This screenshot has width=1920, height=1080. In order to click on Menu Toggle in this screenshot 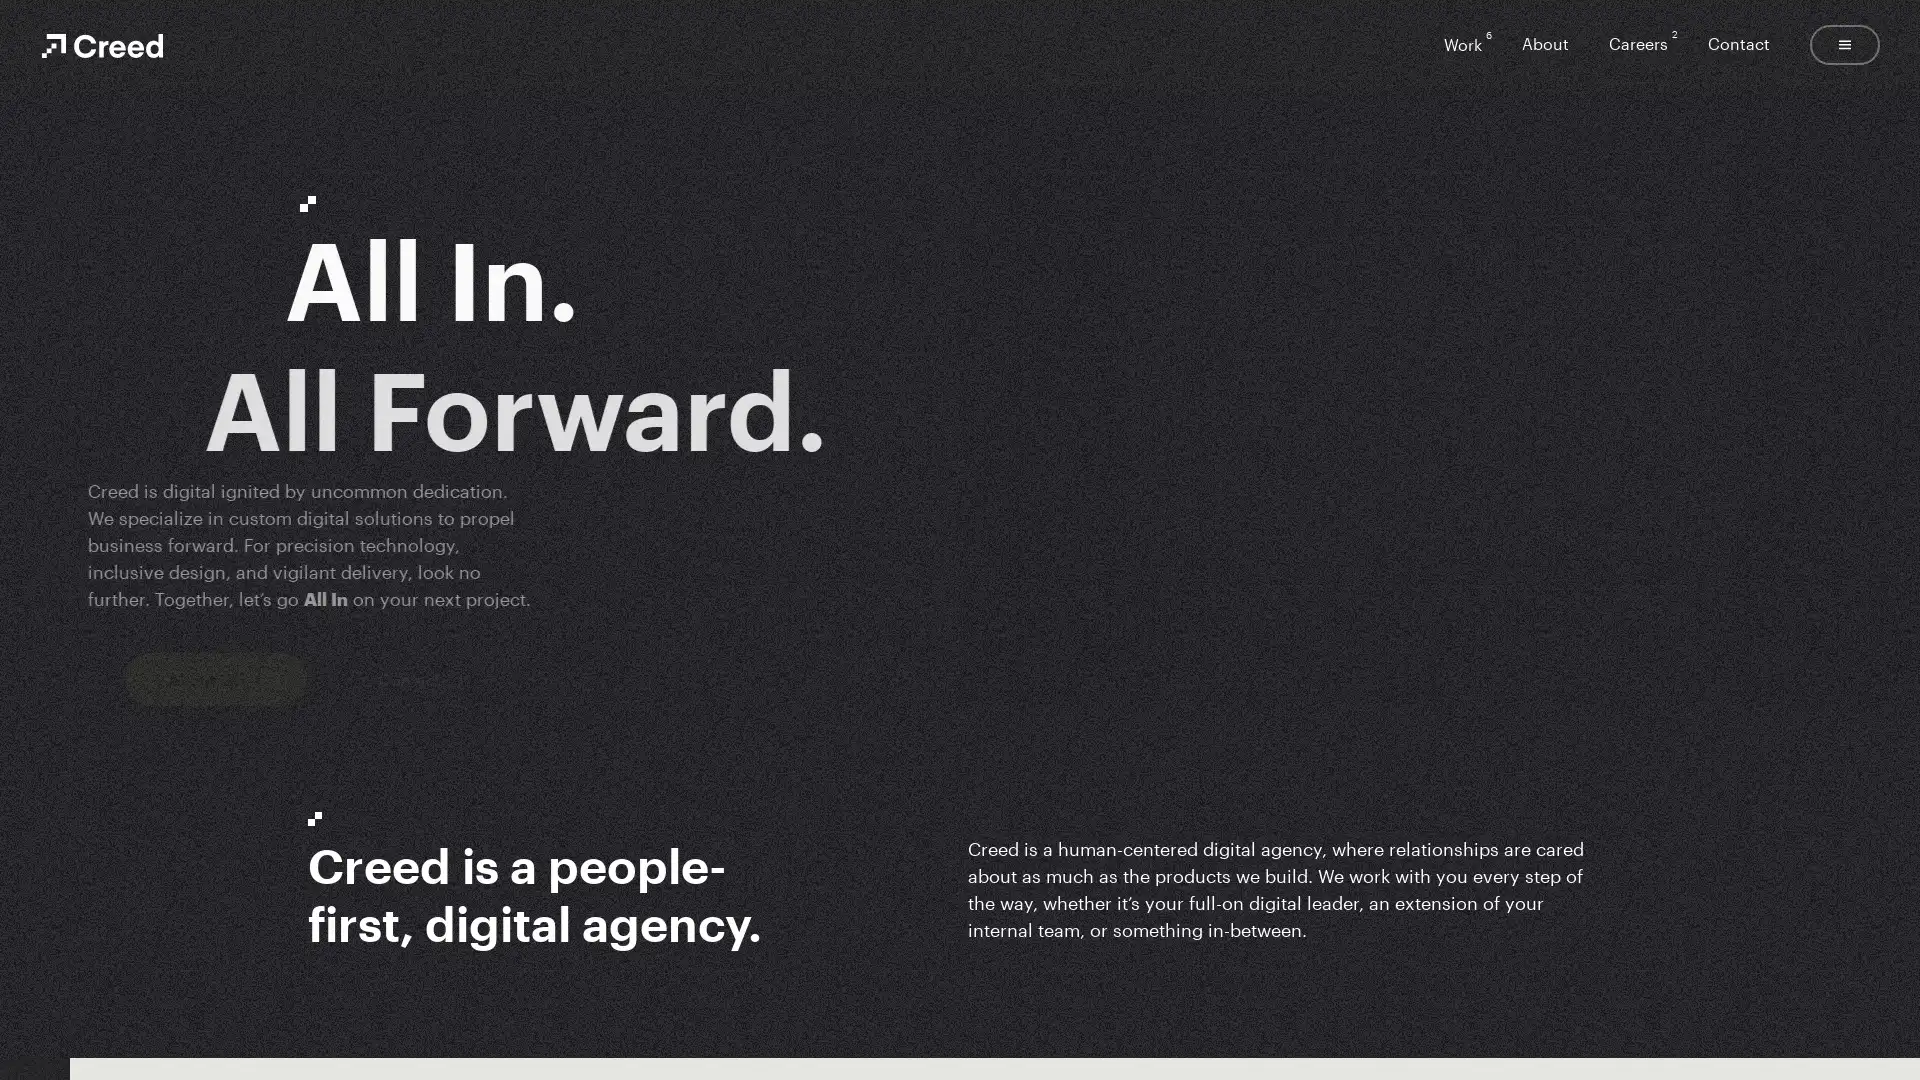, I will do `click(1843, 45)`.